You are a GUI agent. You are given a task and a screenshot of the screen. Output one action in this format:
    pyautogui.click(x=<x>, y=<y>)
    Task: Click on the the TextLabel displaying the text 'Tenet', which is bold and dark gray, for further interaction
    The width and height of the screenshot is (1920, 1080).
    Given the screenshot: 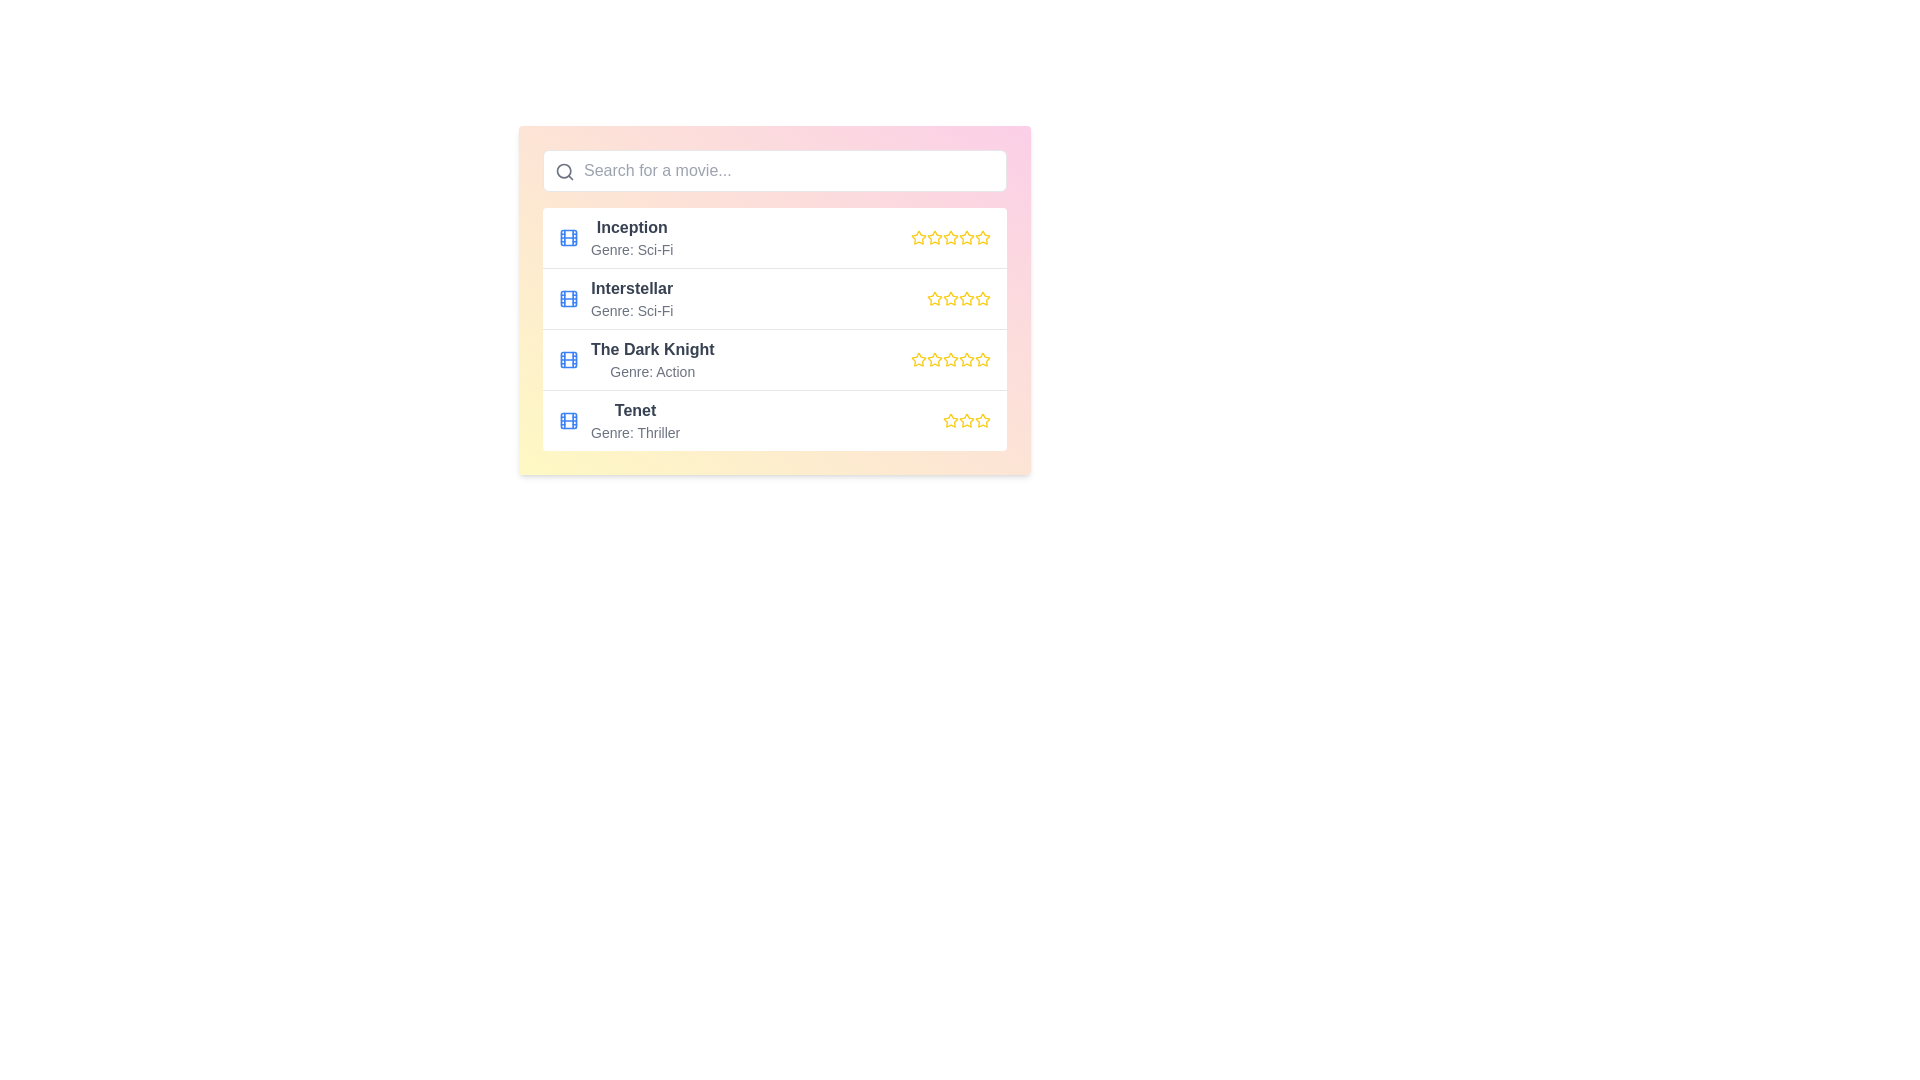 What is the action you would take?
    pyautogui.click(x=634, y=410)
    